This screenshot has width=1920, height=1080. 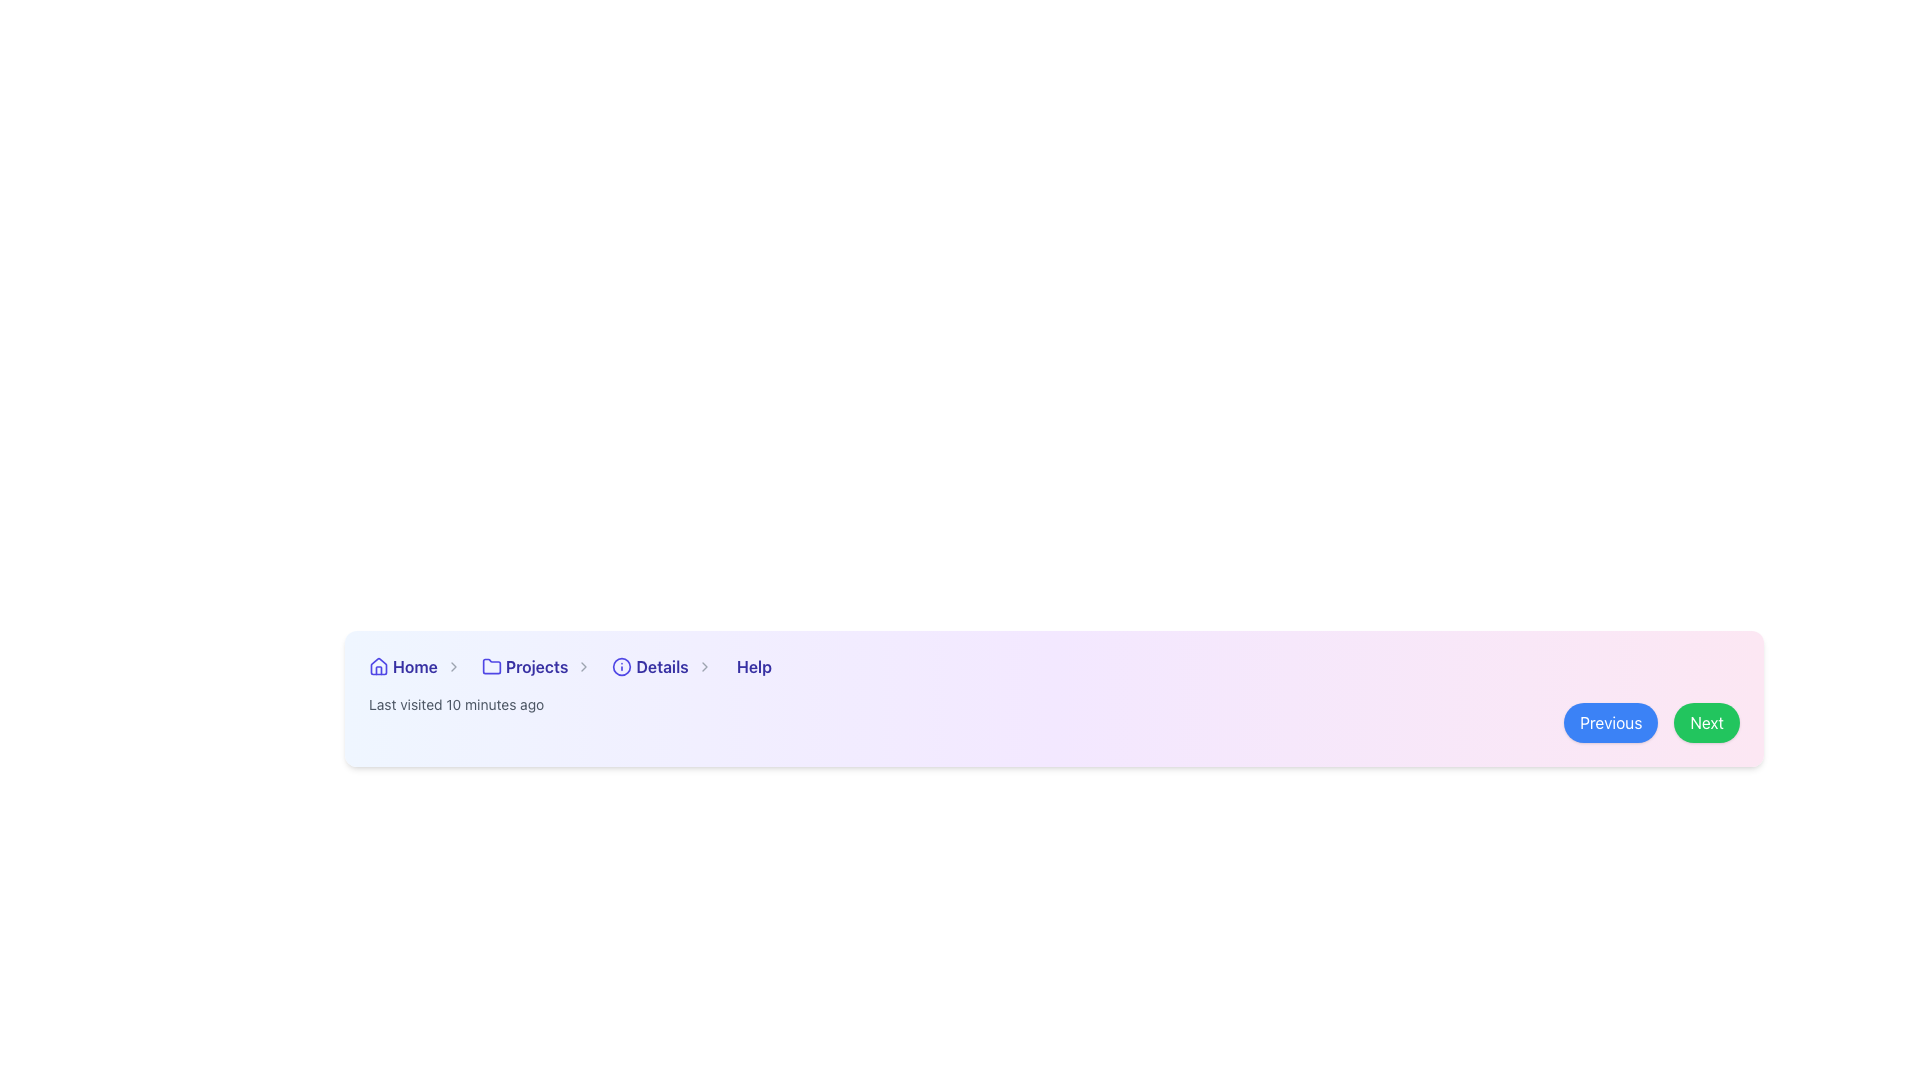 What do you see at coordinates (621, 667) in the screenshot?
I see `the circular SVG graphic element located in the bottom menu bar on the right side, which represents additional information or detail` at bounding box center [621, 667].